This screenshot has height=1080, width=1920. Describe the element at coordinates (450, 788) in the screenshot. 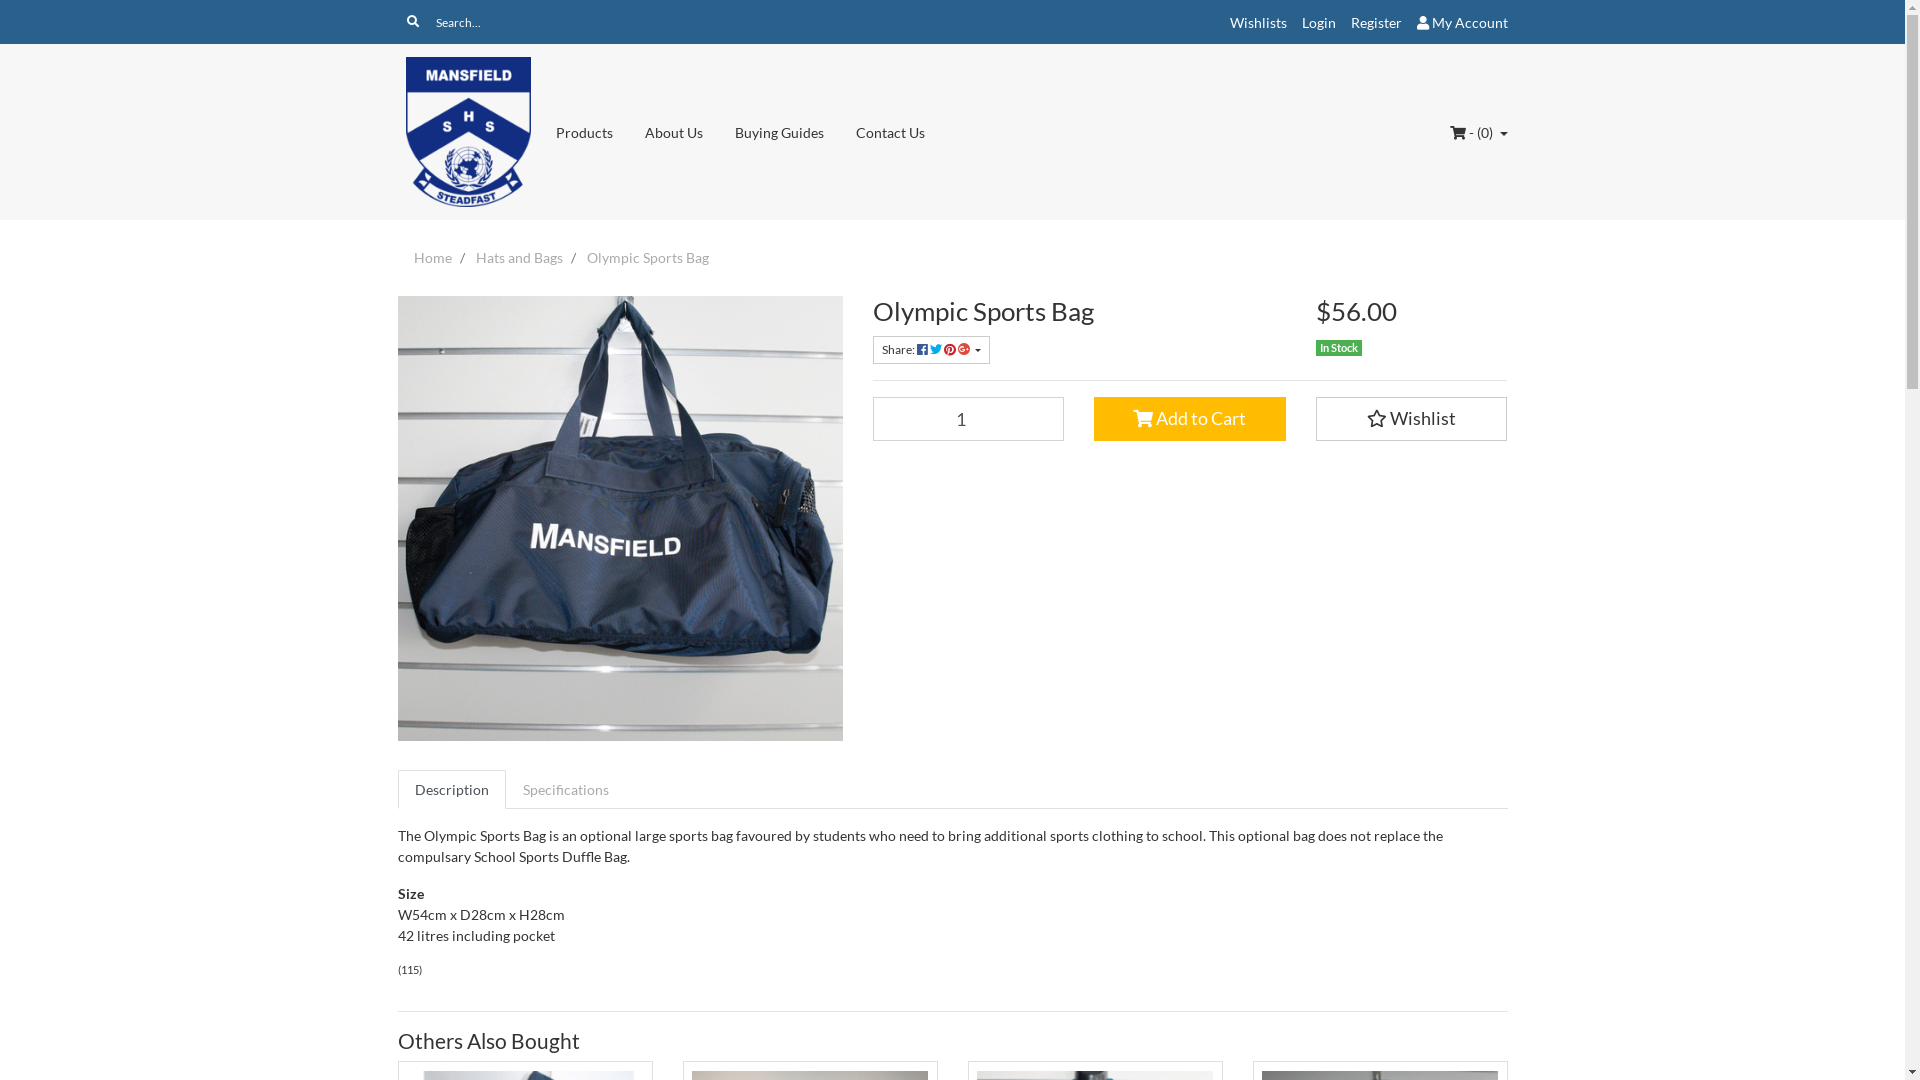

I see `'Description'` at that location.